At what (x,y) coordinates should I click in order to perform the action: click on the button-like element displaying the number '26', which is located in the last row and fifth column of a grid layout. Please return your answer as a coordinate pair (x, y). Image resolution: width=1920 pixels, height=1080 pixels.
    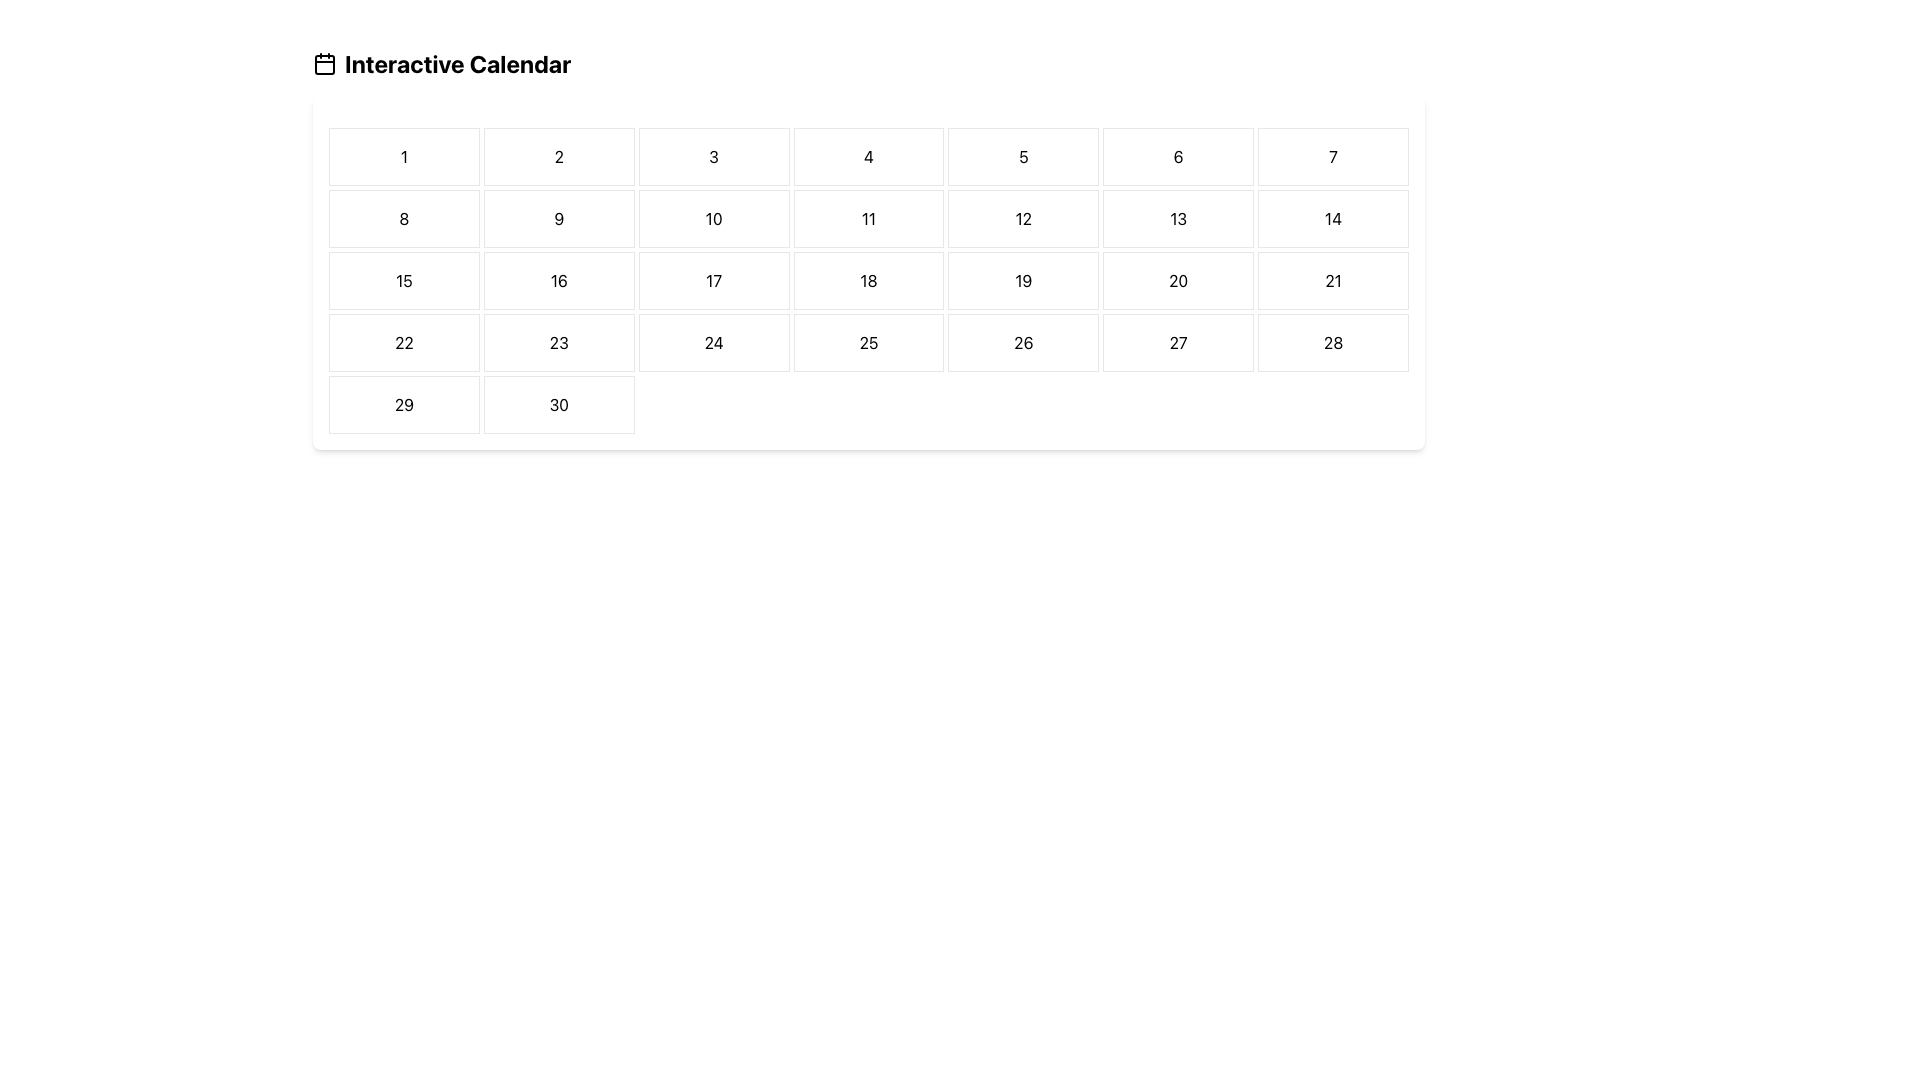
    Looking at the image, I should click on (1023, 342).